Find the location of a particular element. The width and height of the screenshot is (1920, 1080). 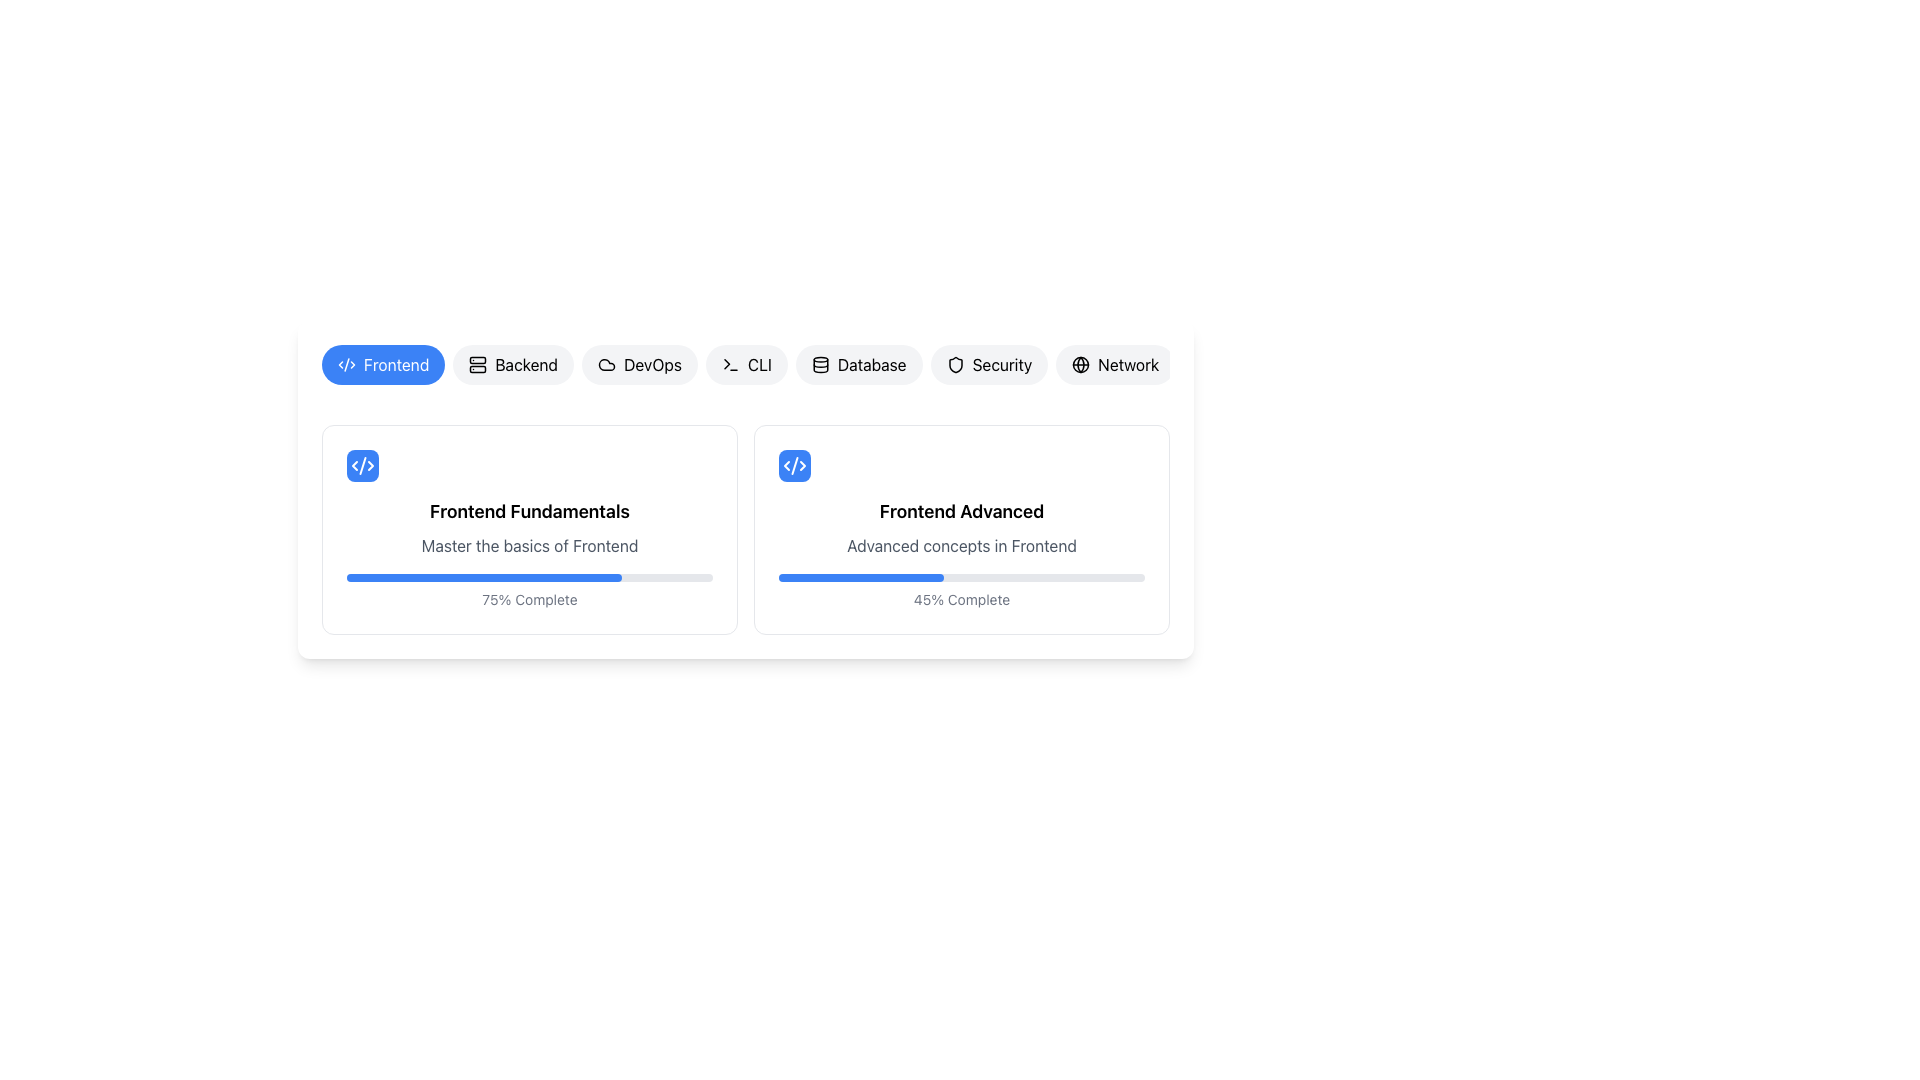

the 'Database' button, which is a light gray rounded rectangular button displaying the word 'Database' in a medium sans-serif font is located at coordinates (872, 365).